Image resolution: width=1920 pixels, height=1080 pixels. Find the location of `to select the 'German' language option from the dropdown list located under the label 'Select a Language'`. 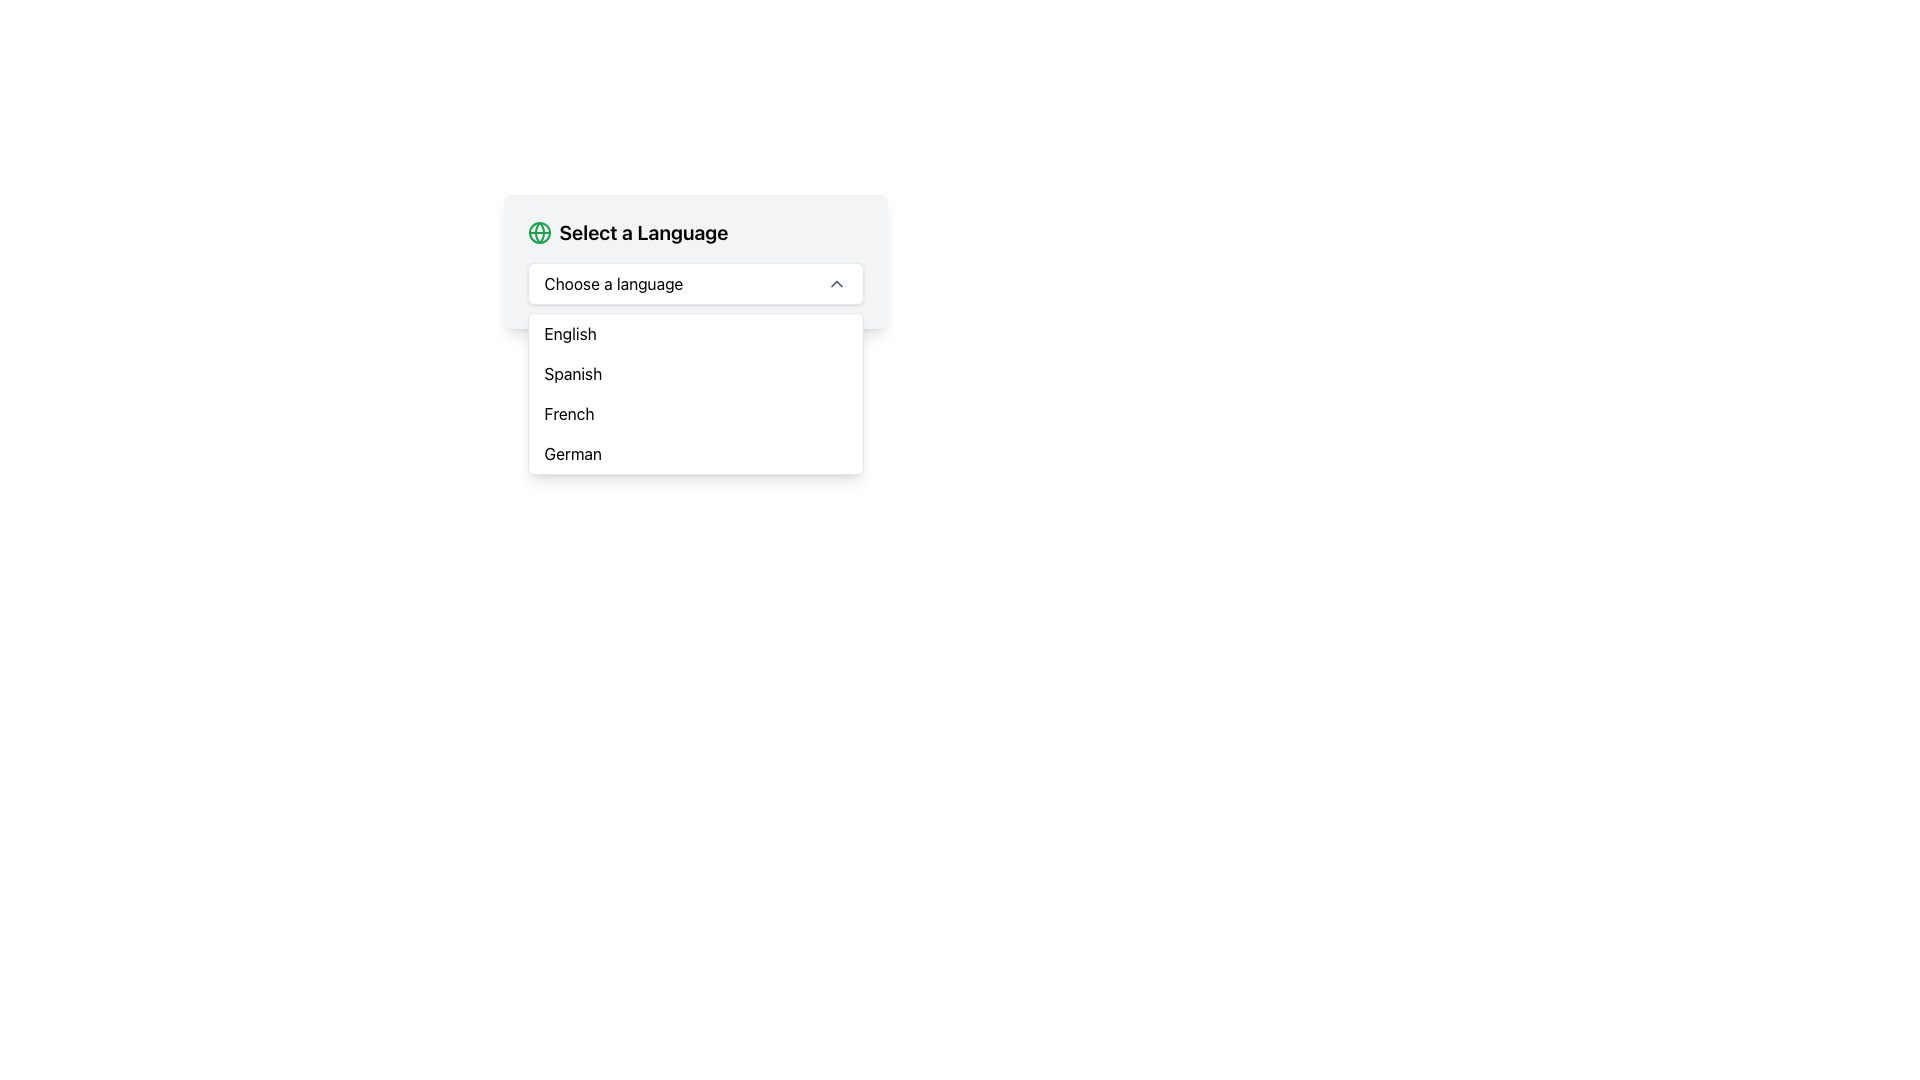

to select the 'German' language option from the dropdown list located under the label 'Select a Language' is located at coordinates (572, 454).